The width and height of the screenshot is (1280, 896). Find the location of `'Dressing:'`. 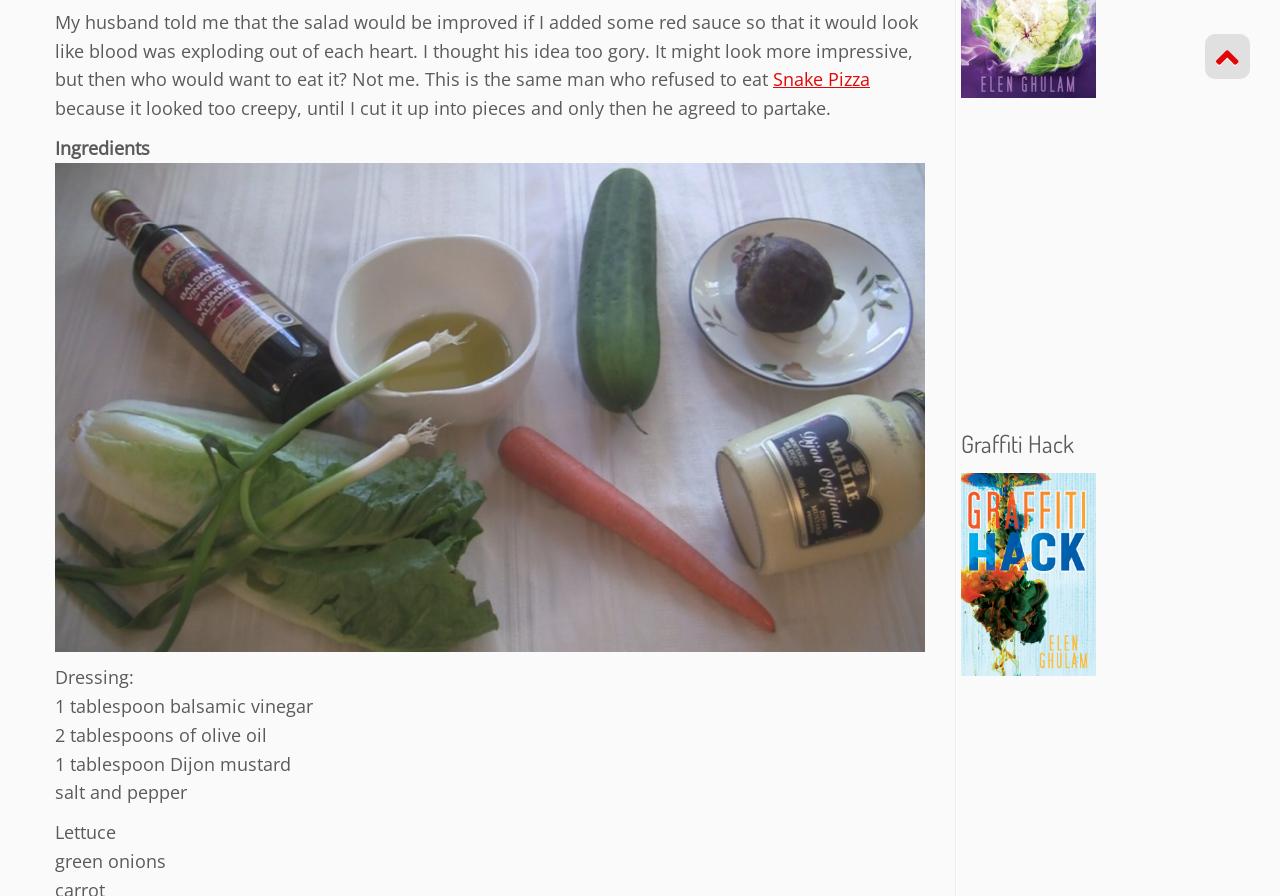

'Dressing:' is located at coordinates (93, 677).